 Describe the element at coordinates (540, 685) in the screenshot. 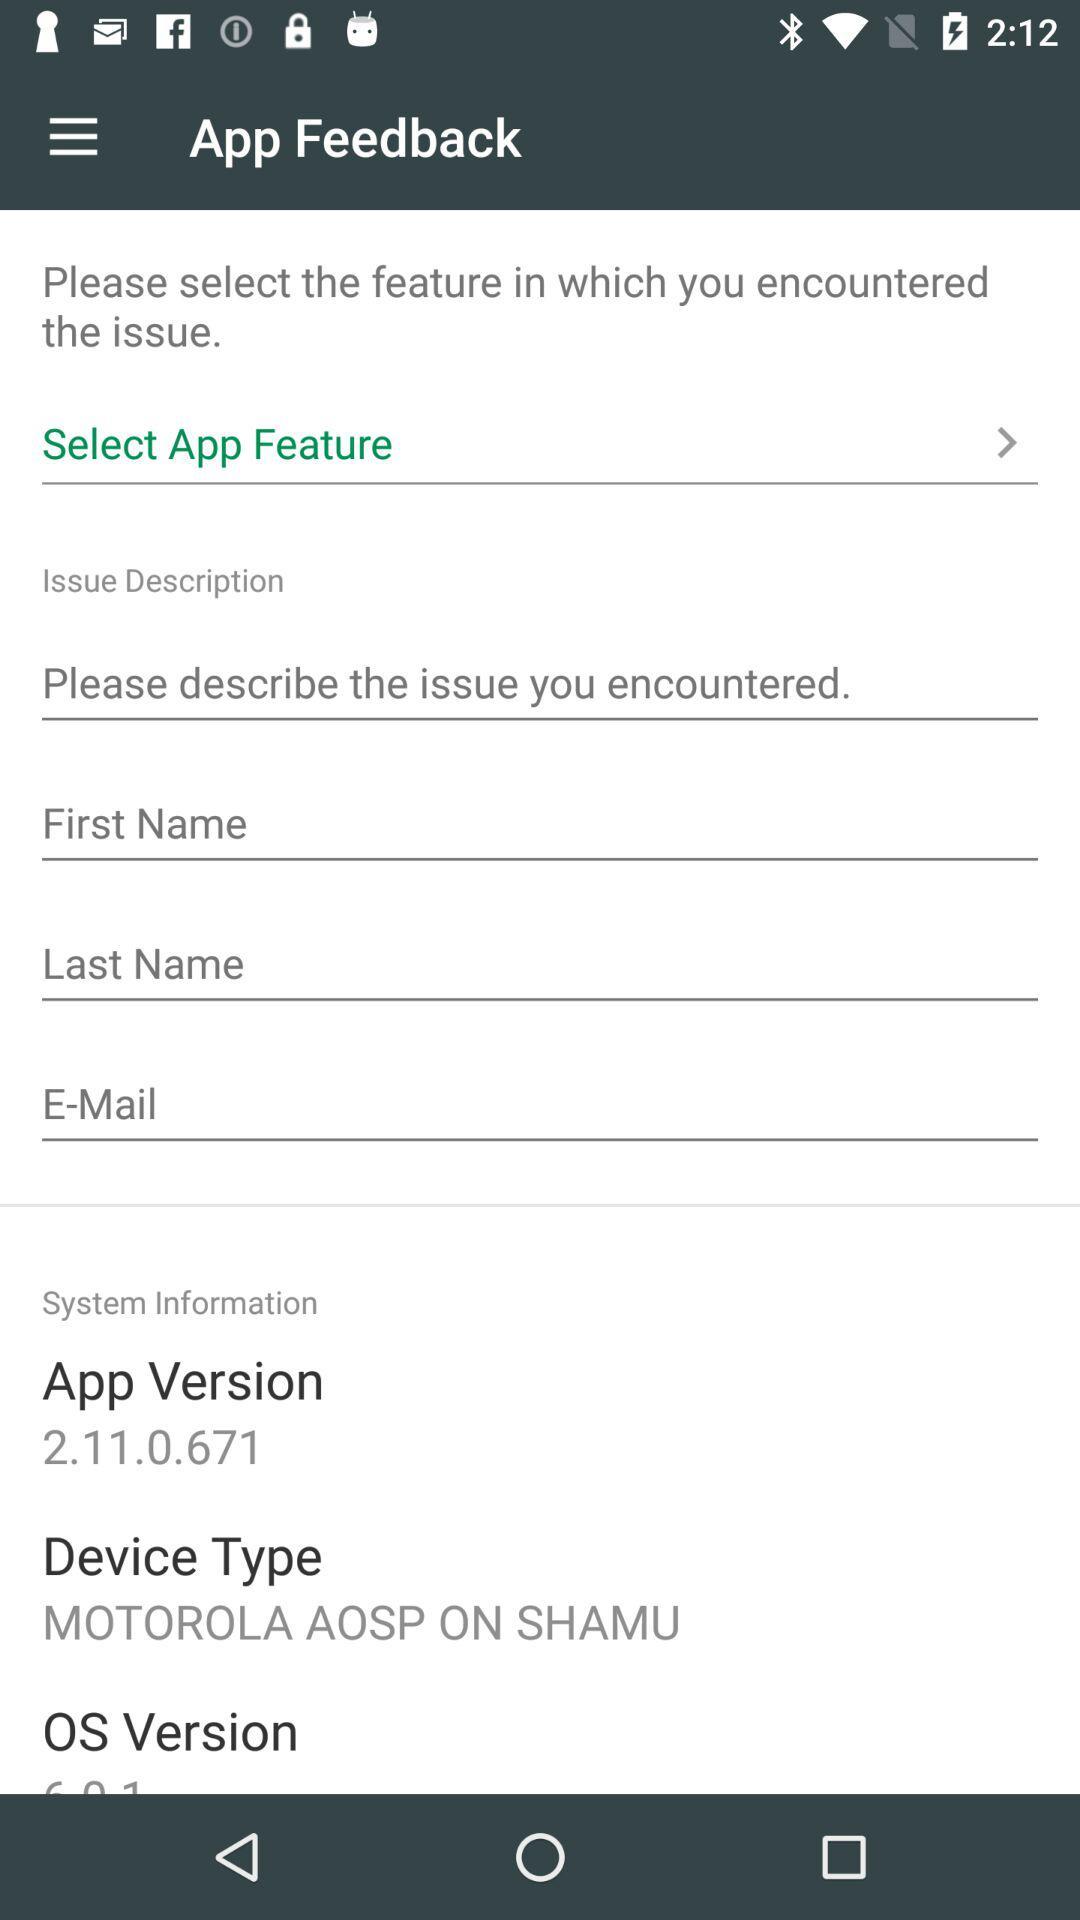

I see `a place to describe issues encountered` at that location.